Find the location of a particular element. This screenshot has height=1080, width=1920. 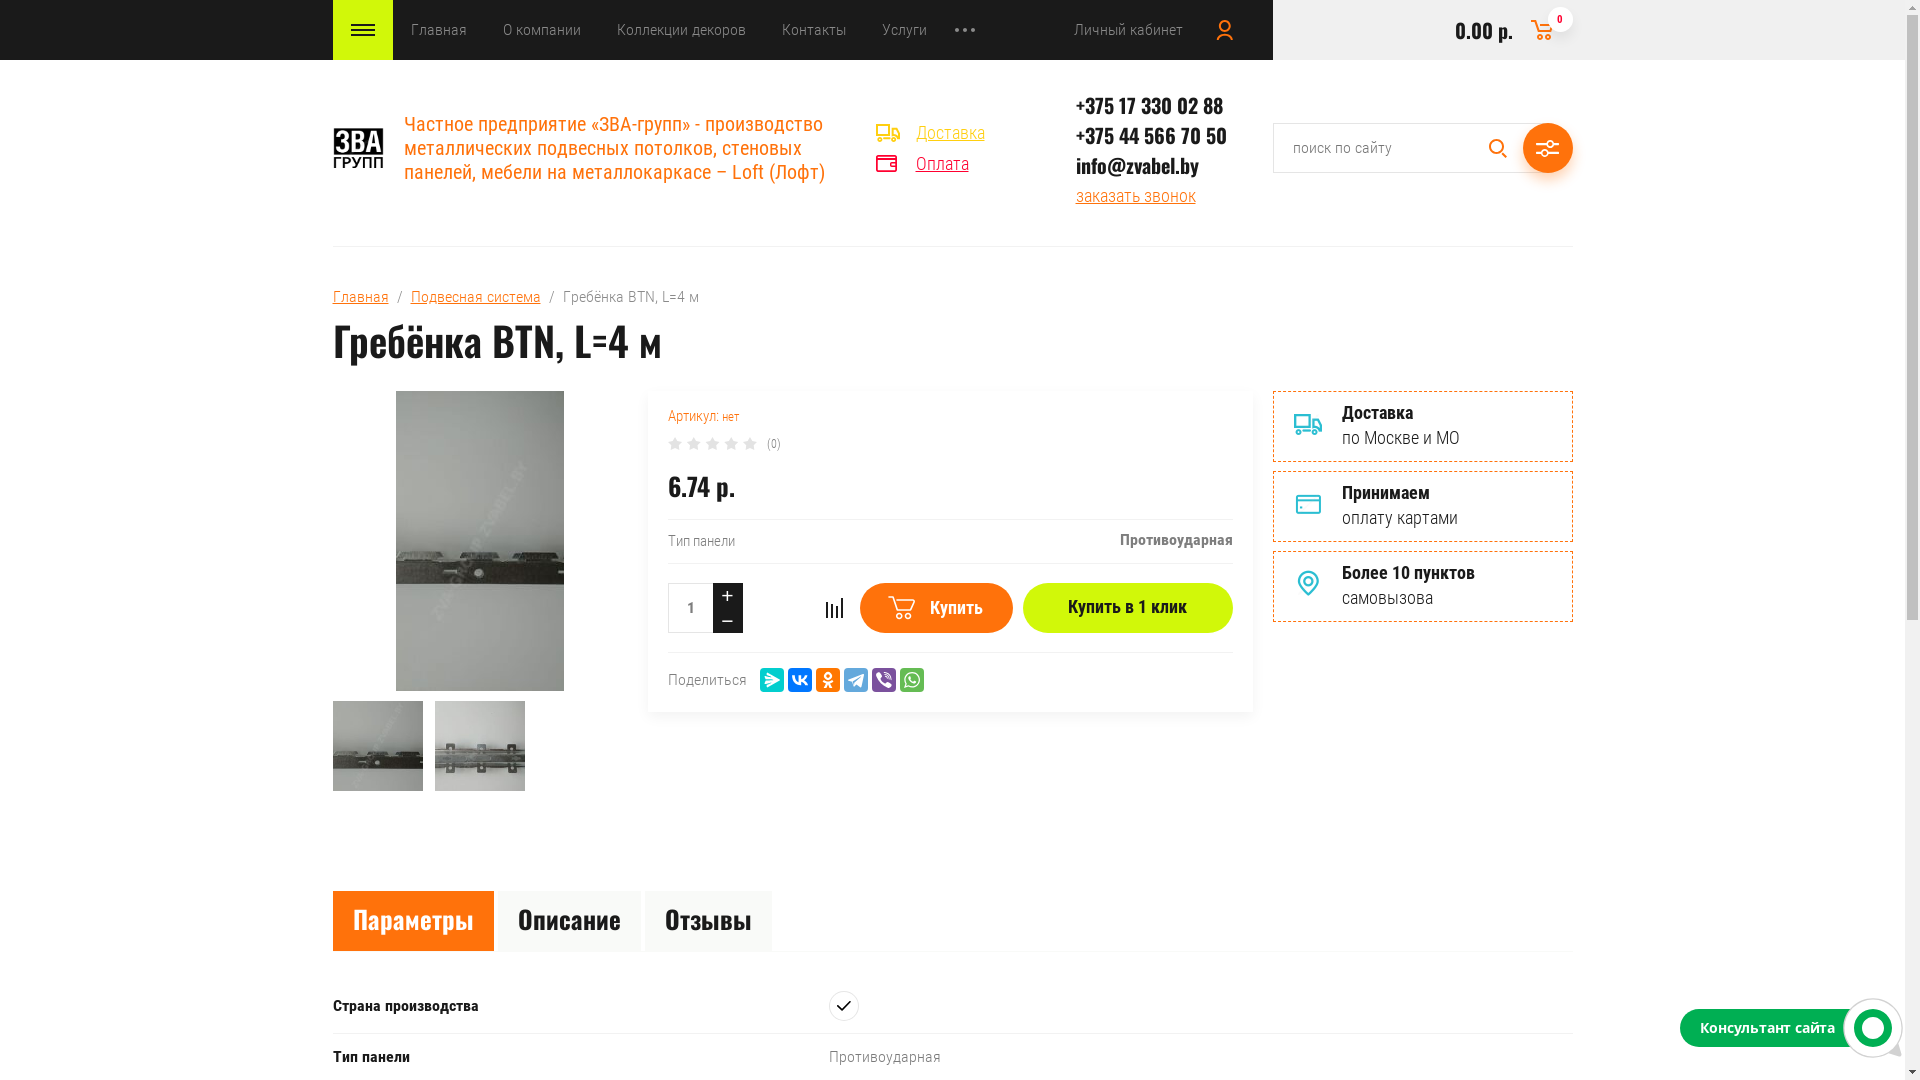

'Viber' is located at coordinates (882, 678).